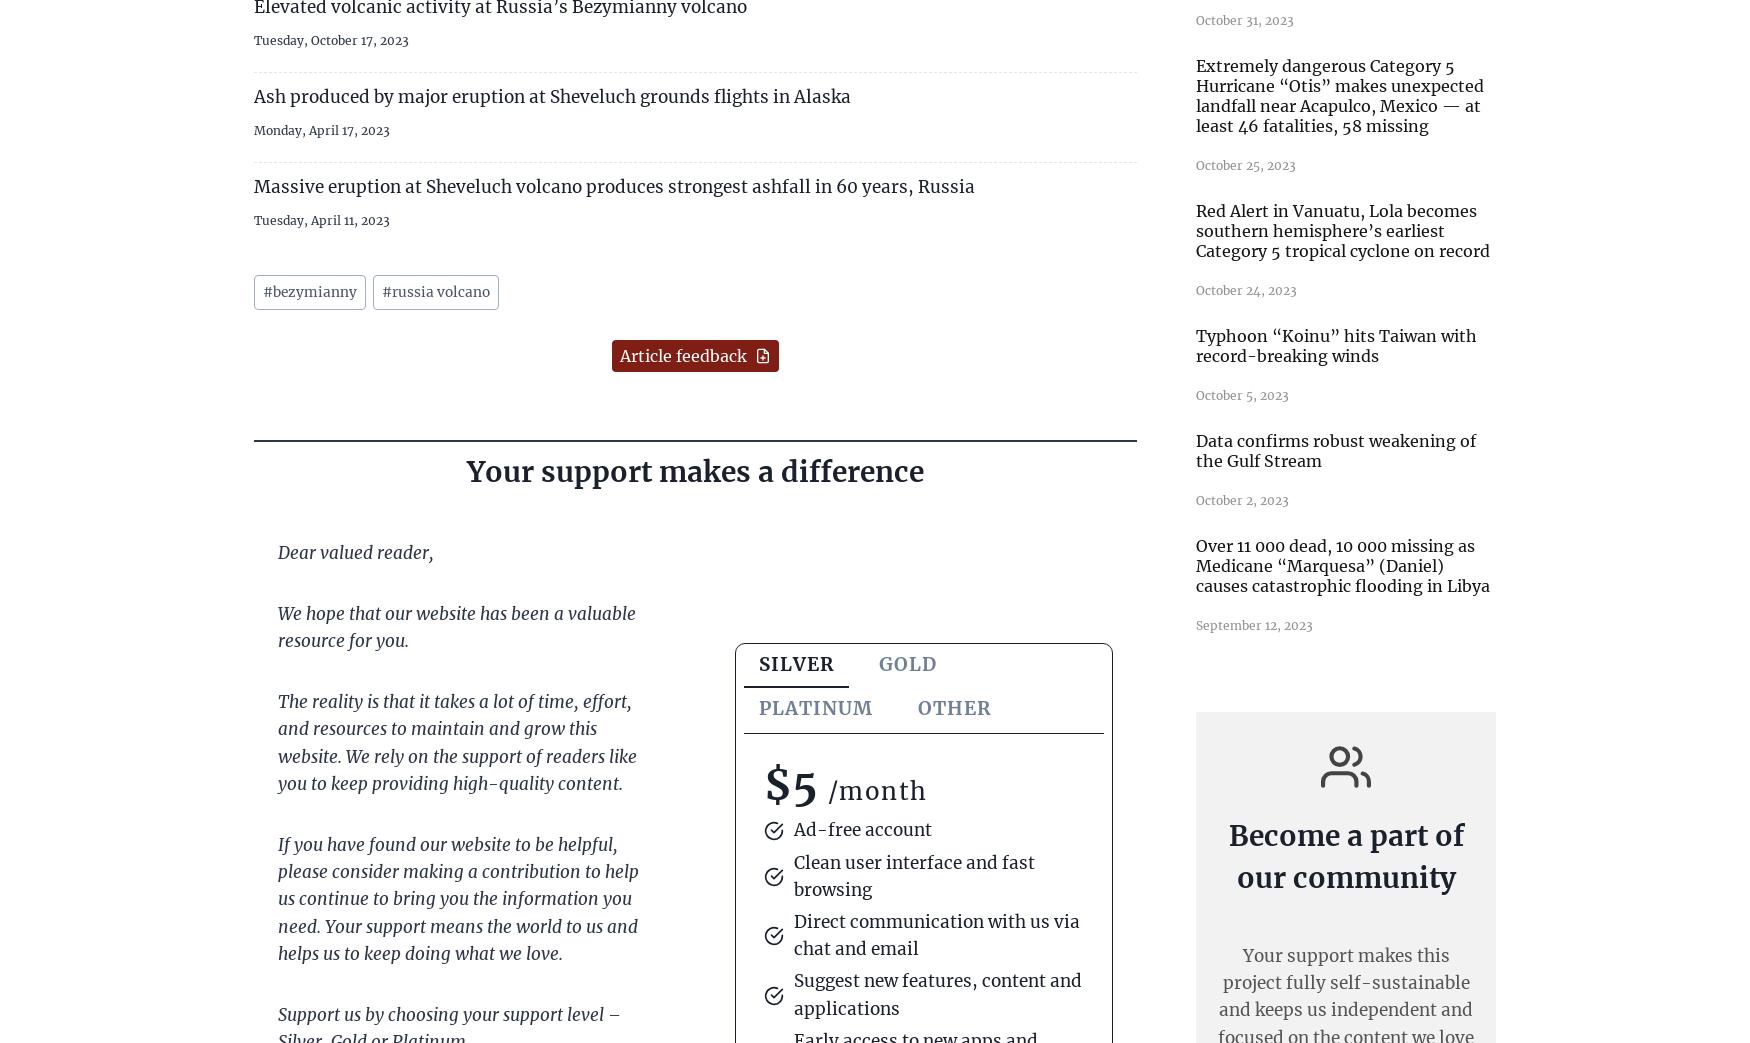 The height and width of the screenshot is (1043, 1750). Describe the element at coordinates (1342, 229) in the screenshot. I see `'Red Alert in Vanuatu, Lola becomes southern hemisphere’s earliest Category 5 tropical cyclone on record'` at that location.